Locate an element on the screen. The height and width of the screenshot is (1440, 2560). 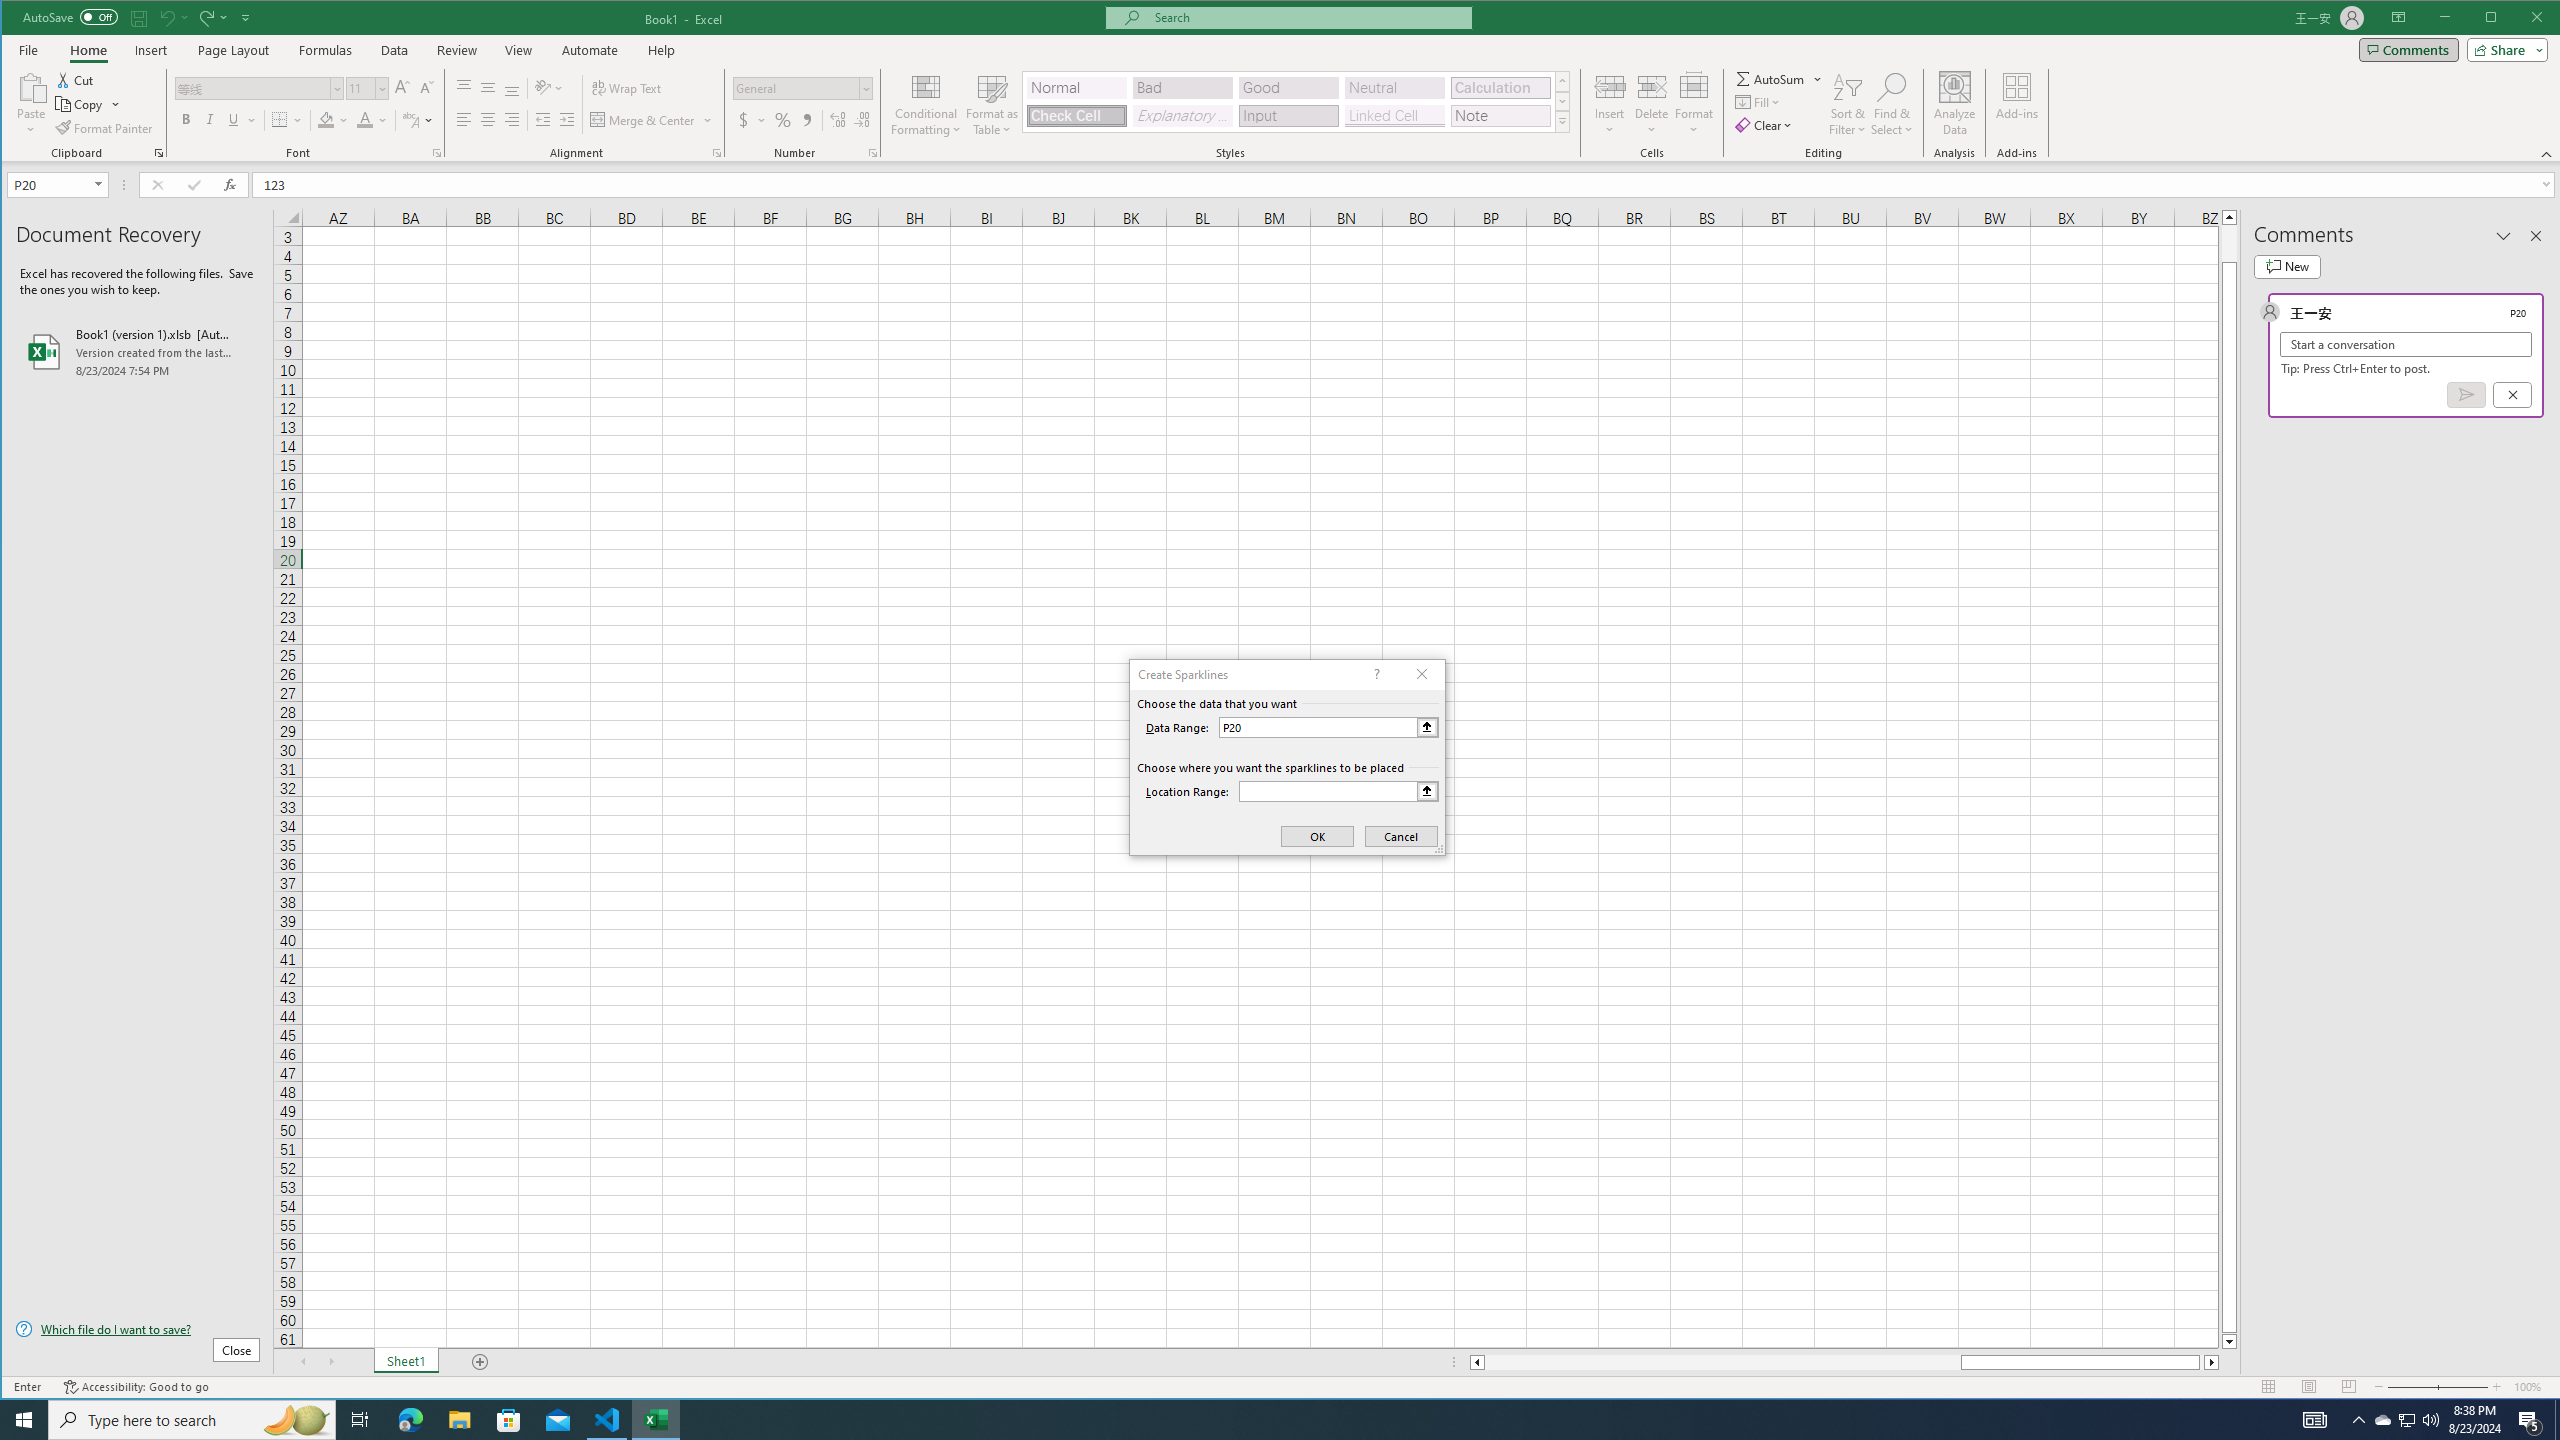
'AutoSum' is located at coordinates (1780, 78).